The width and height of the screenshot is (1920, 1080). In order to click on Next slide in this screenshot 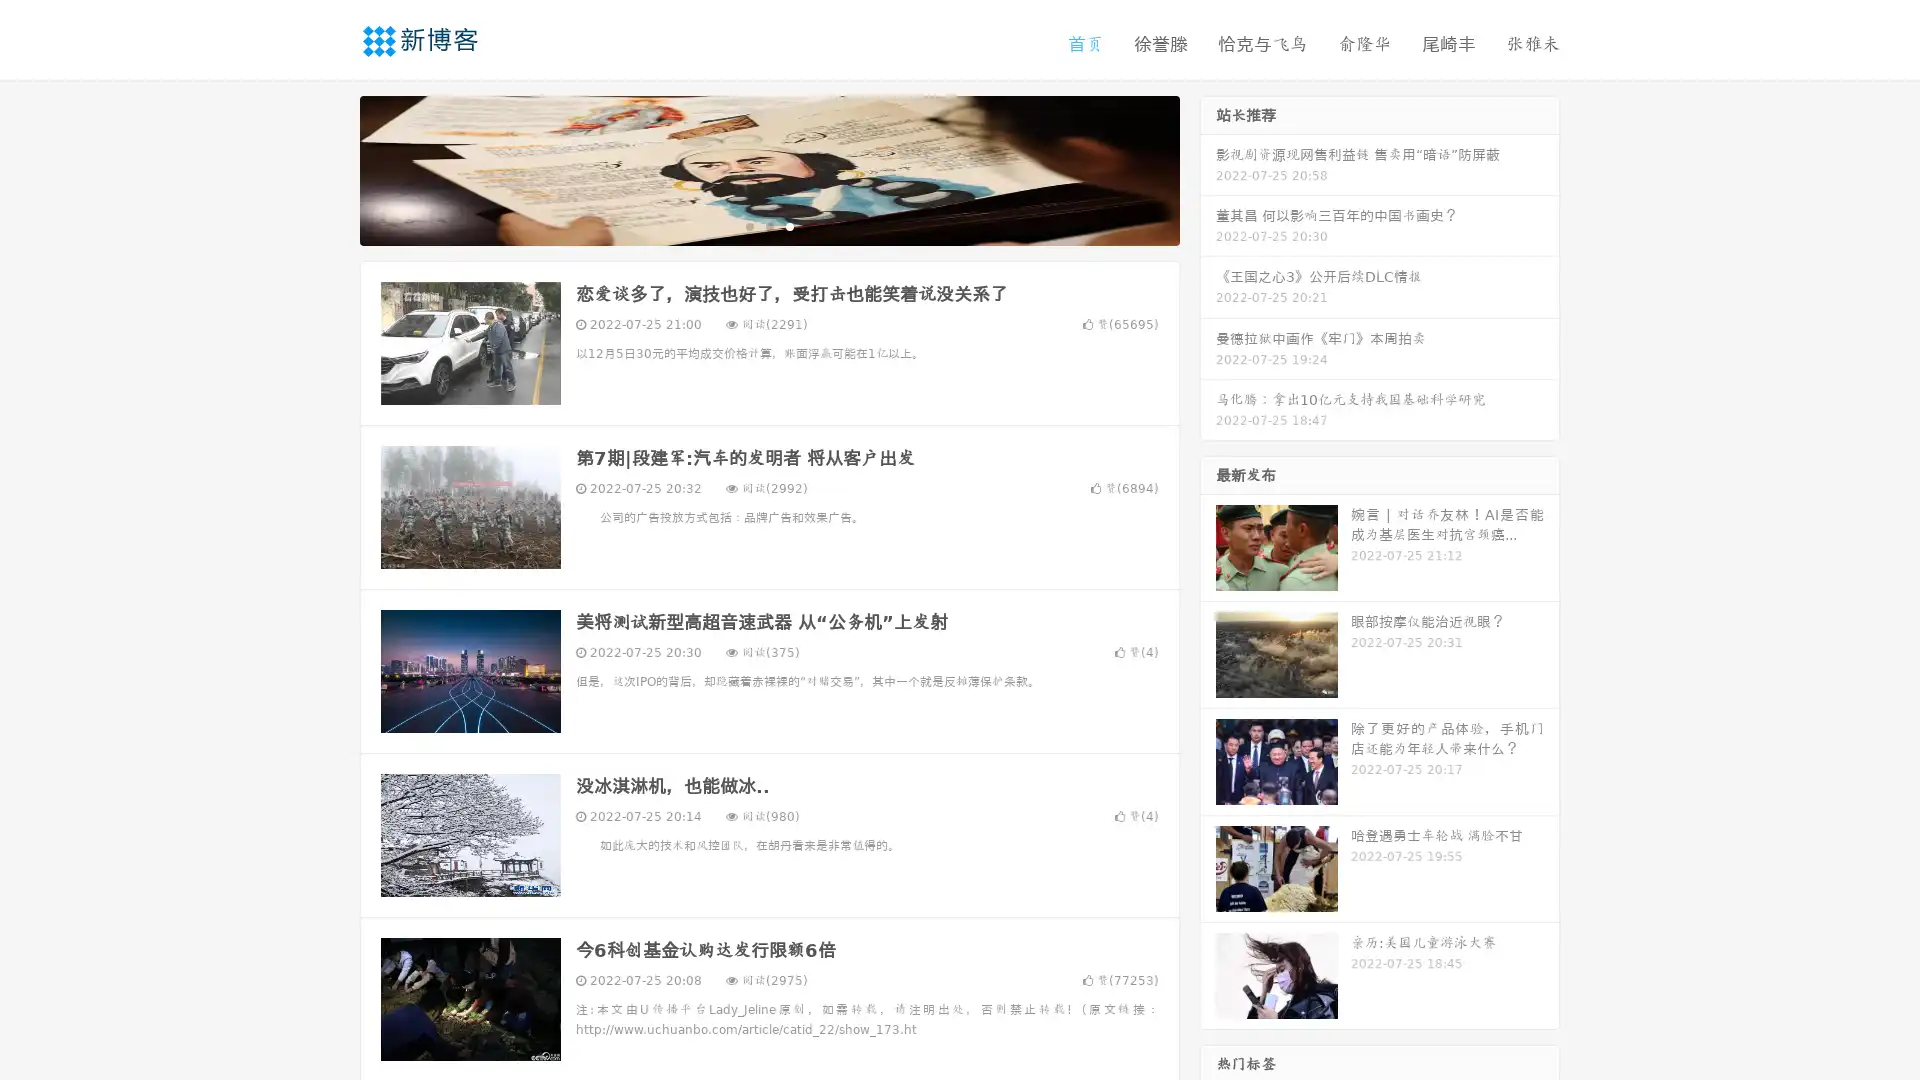, I will do `click(1208, 168)`.